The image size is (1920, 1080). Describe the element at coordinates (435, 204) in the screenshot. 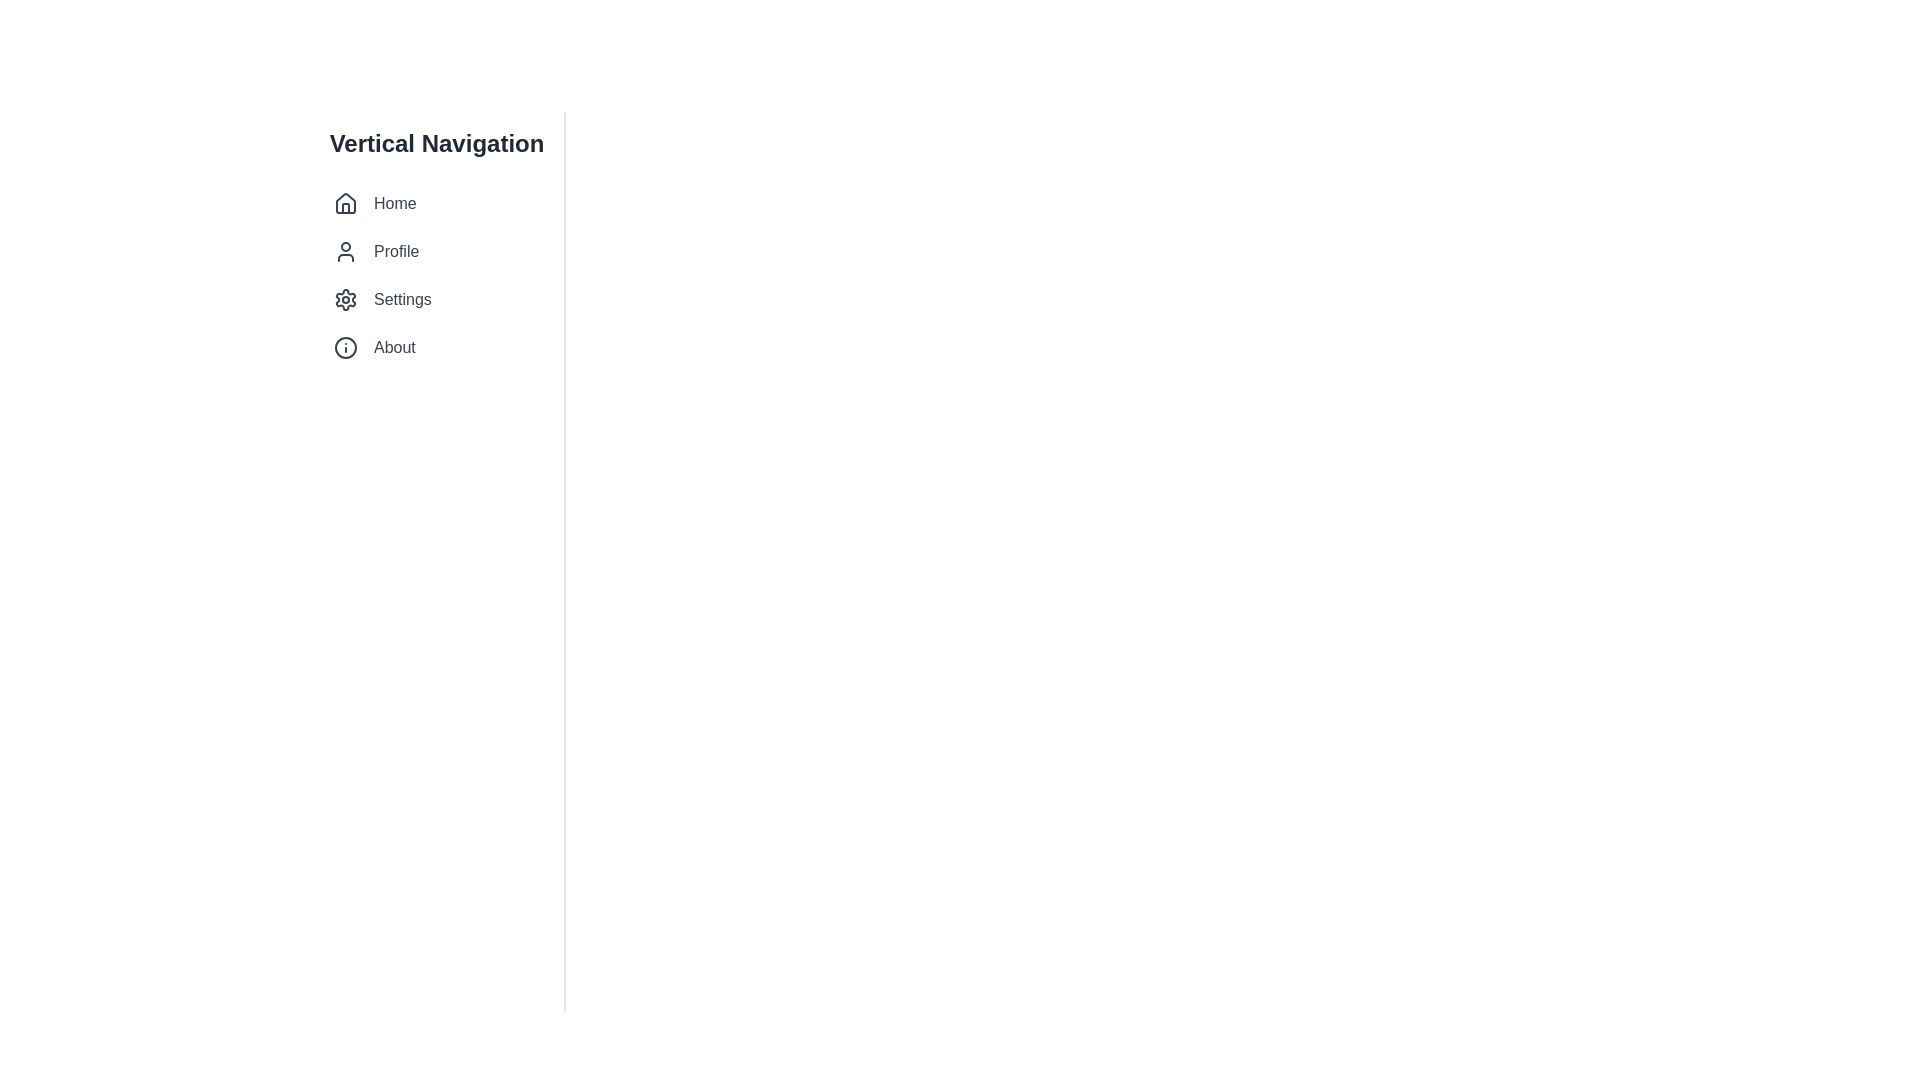

I see `the first item in the vertical navigation menu which is the 'Home' link to apply the hover effect` at that location.